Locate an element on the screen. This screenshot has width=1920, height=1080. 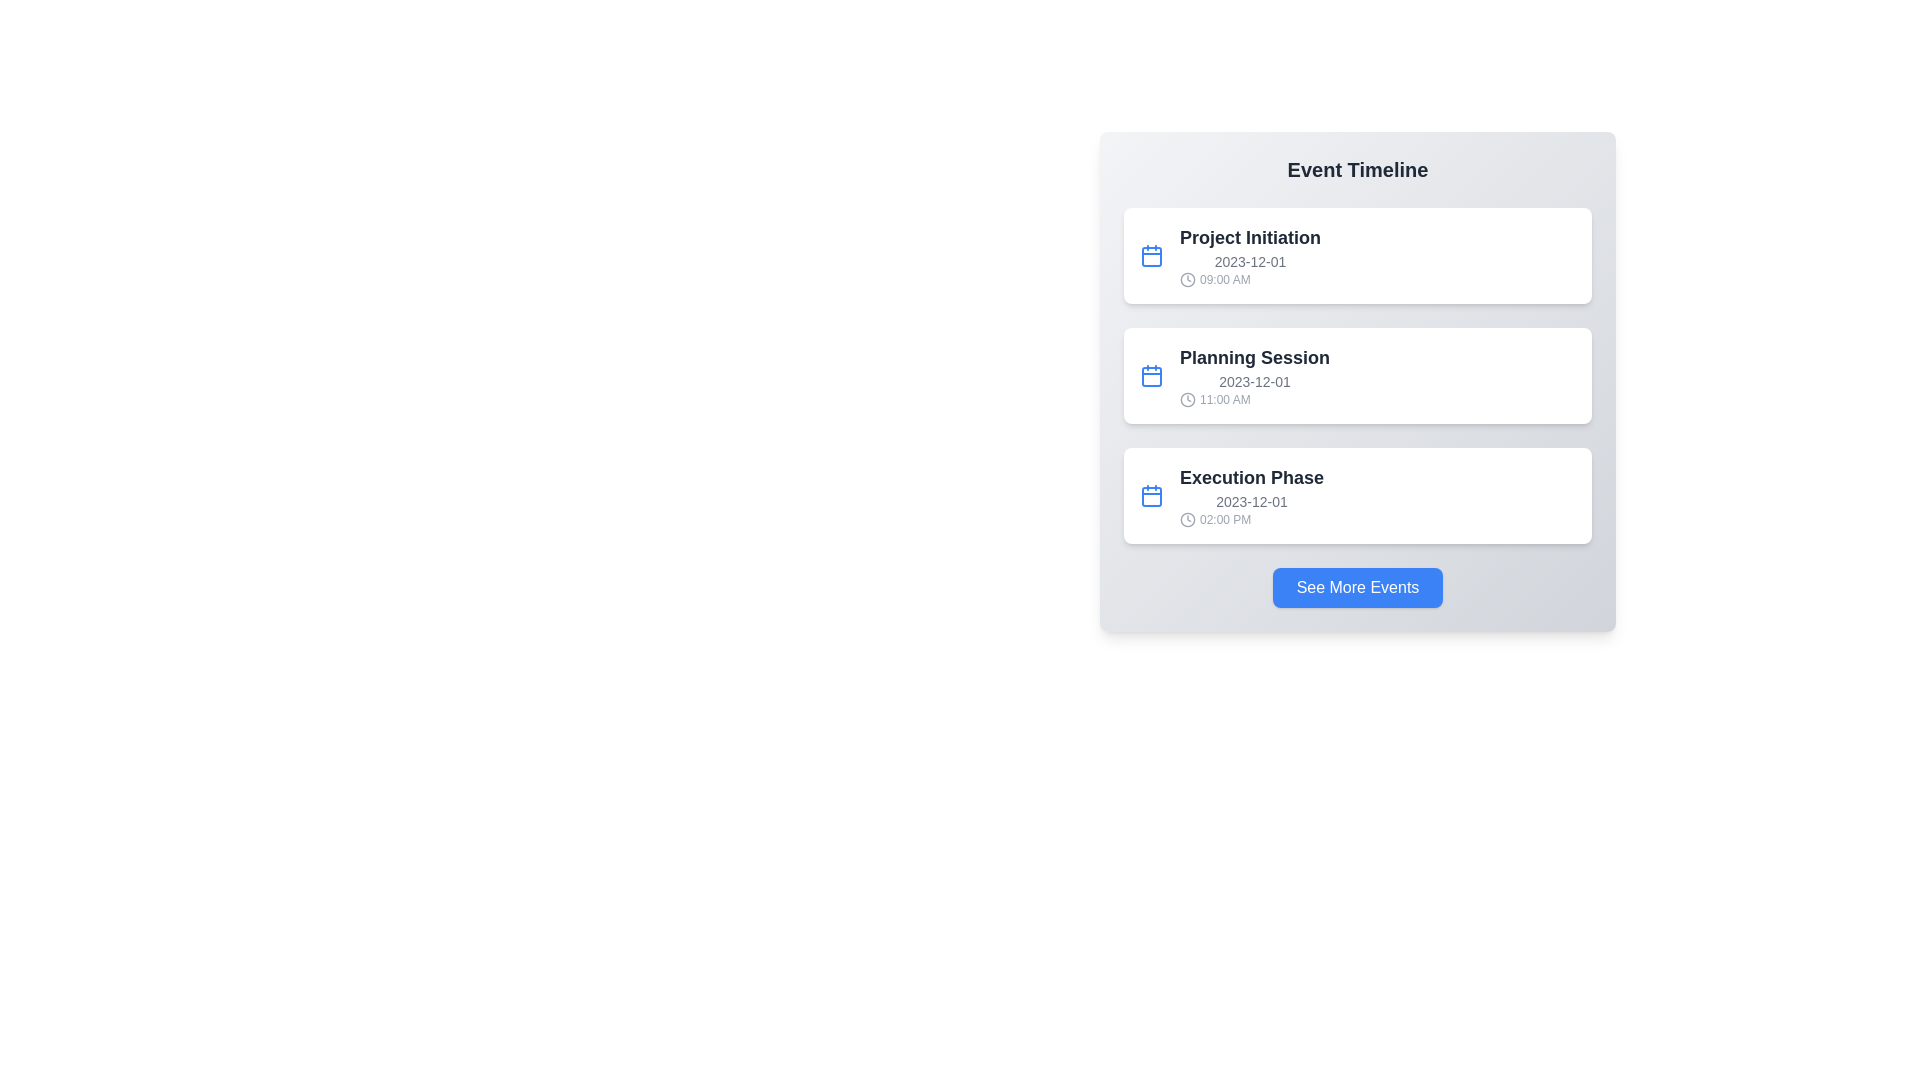
the 'See More Events' button is located at coordinates (1358, 586).